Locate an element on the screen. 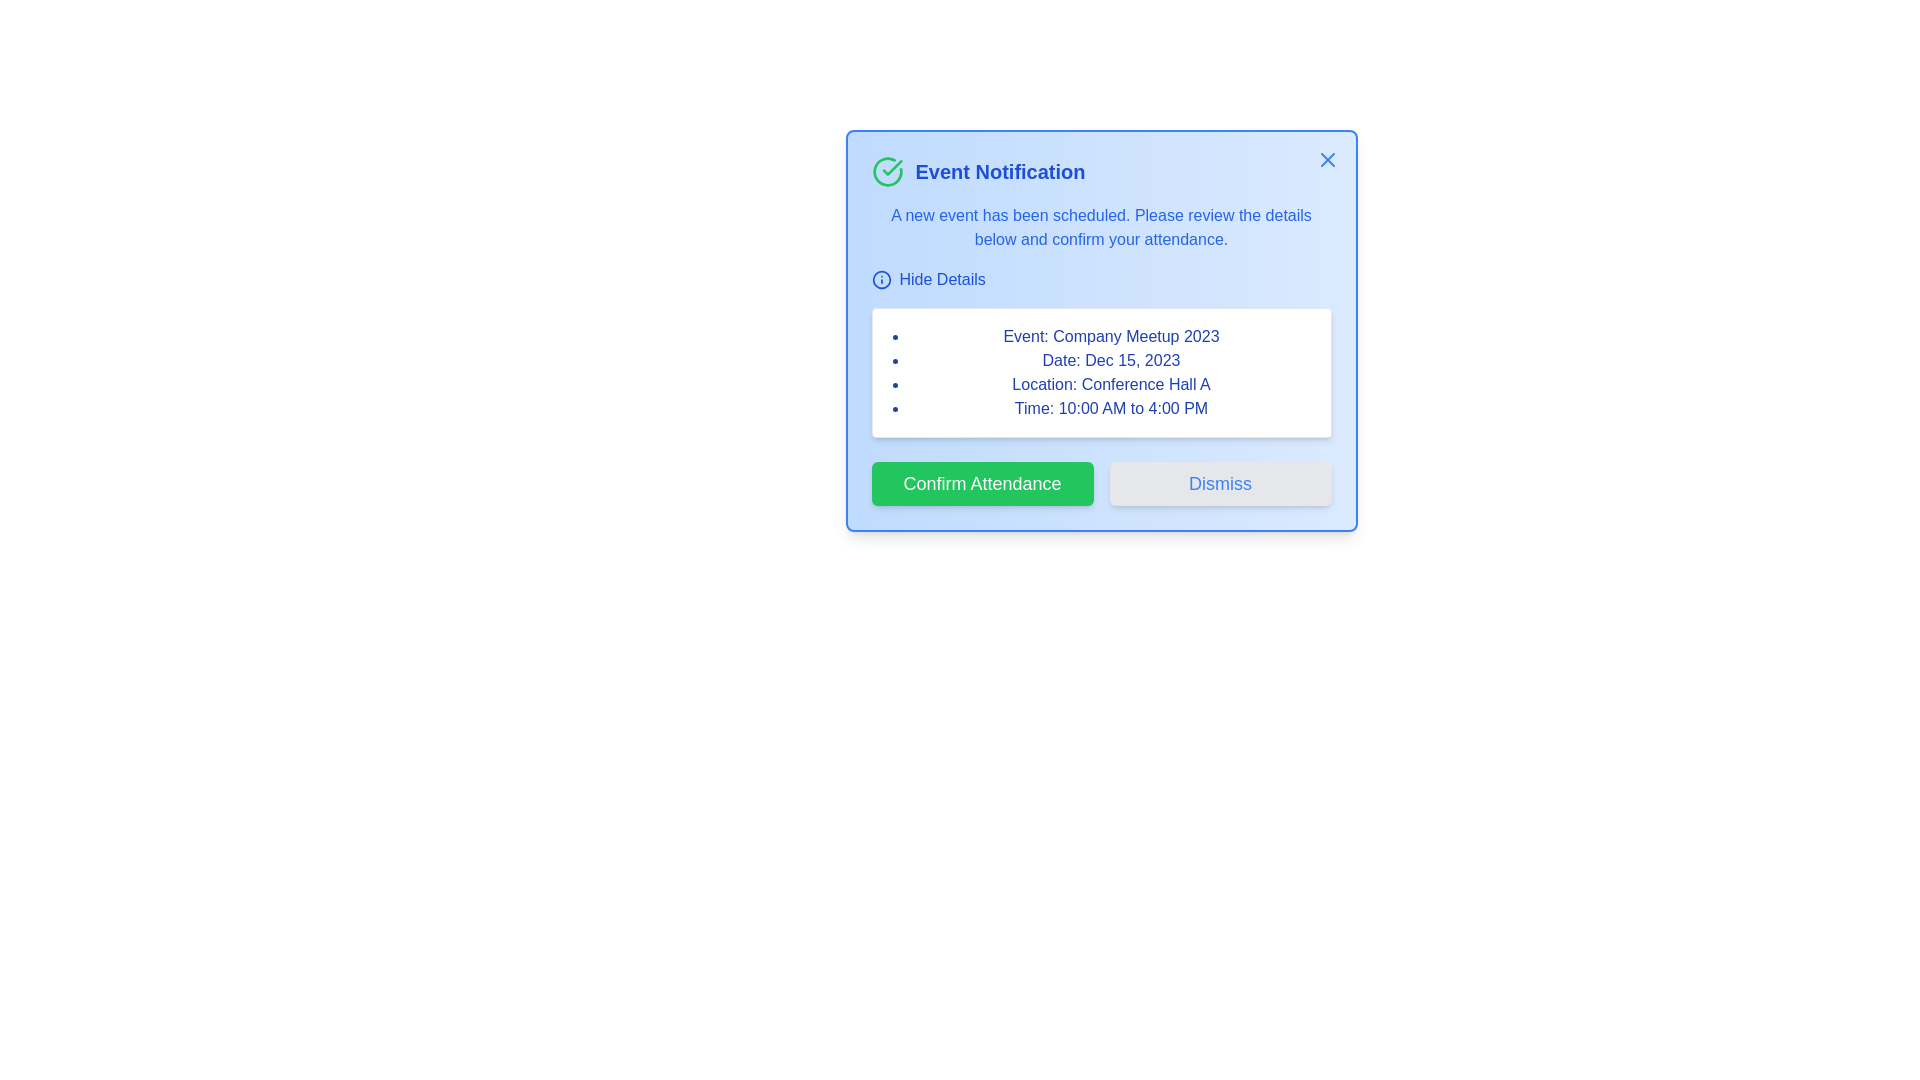  'Hide Details' button to toggle the visibility of the event details is located at coordinates (927, 280).